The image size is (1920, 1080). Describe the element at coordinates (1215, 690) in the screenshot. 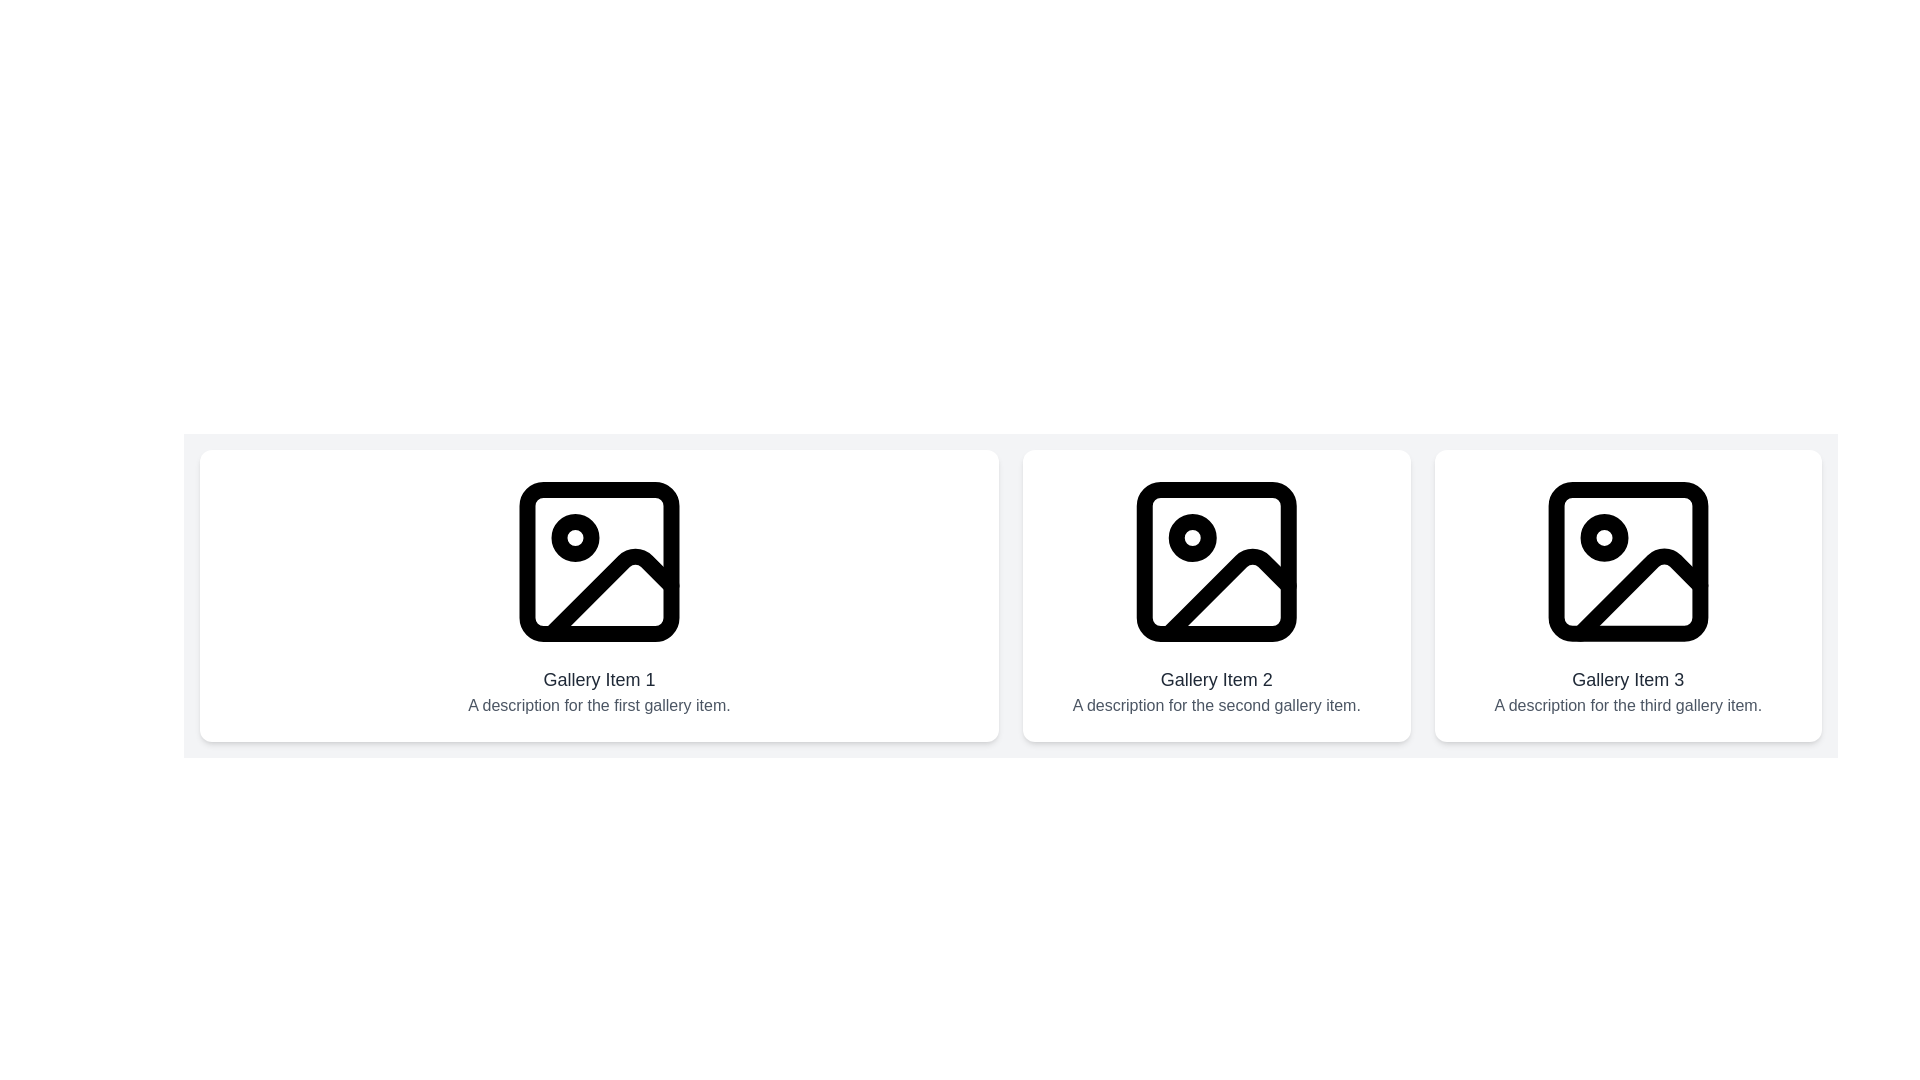

I see `the text block containing the title 'Gallery Item 2' and the subtitle 'A description for the second gallery item.' located in the lower portion of the second gallery item box` at that location.